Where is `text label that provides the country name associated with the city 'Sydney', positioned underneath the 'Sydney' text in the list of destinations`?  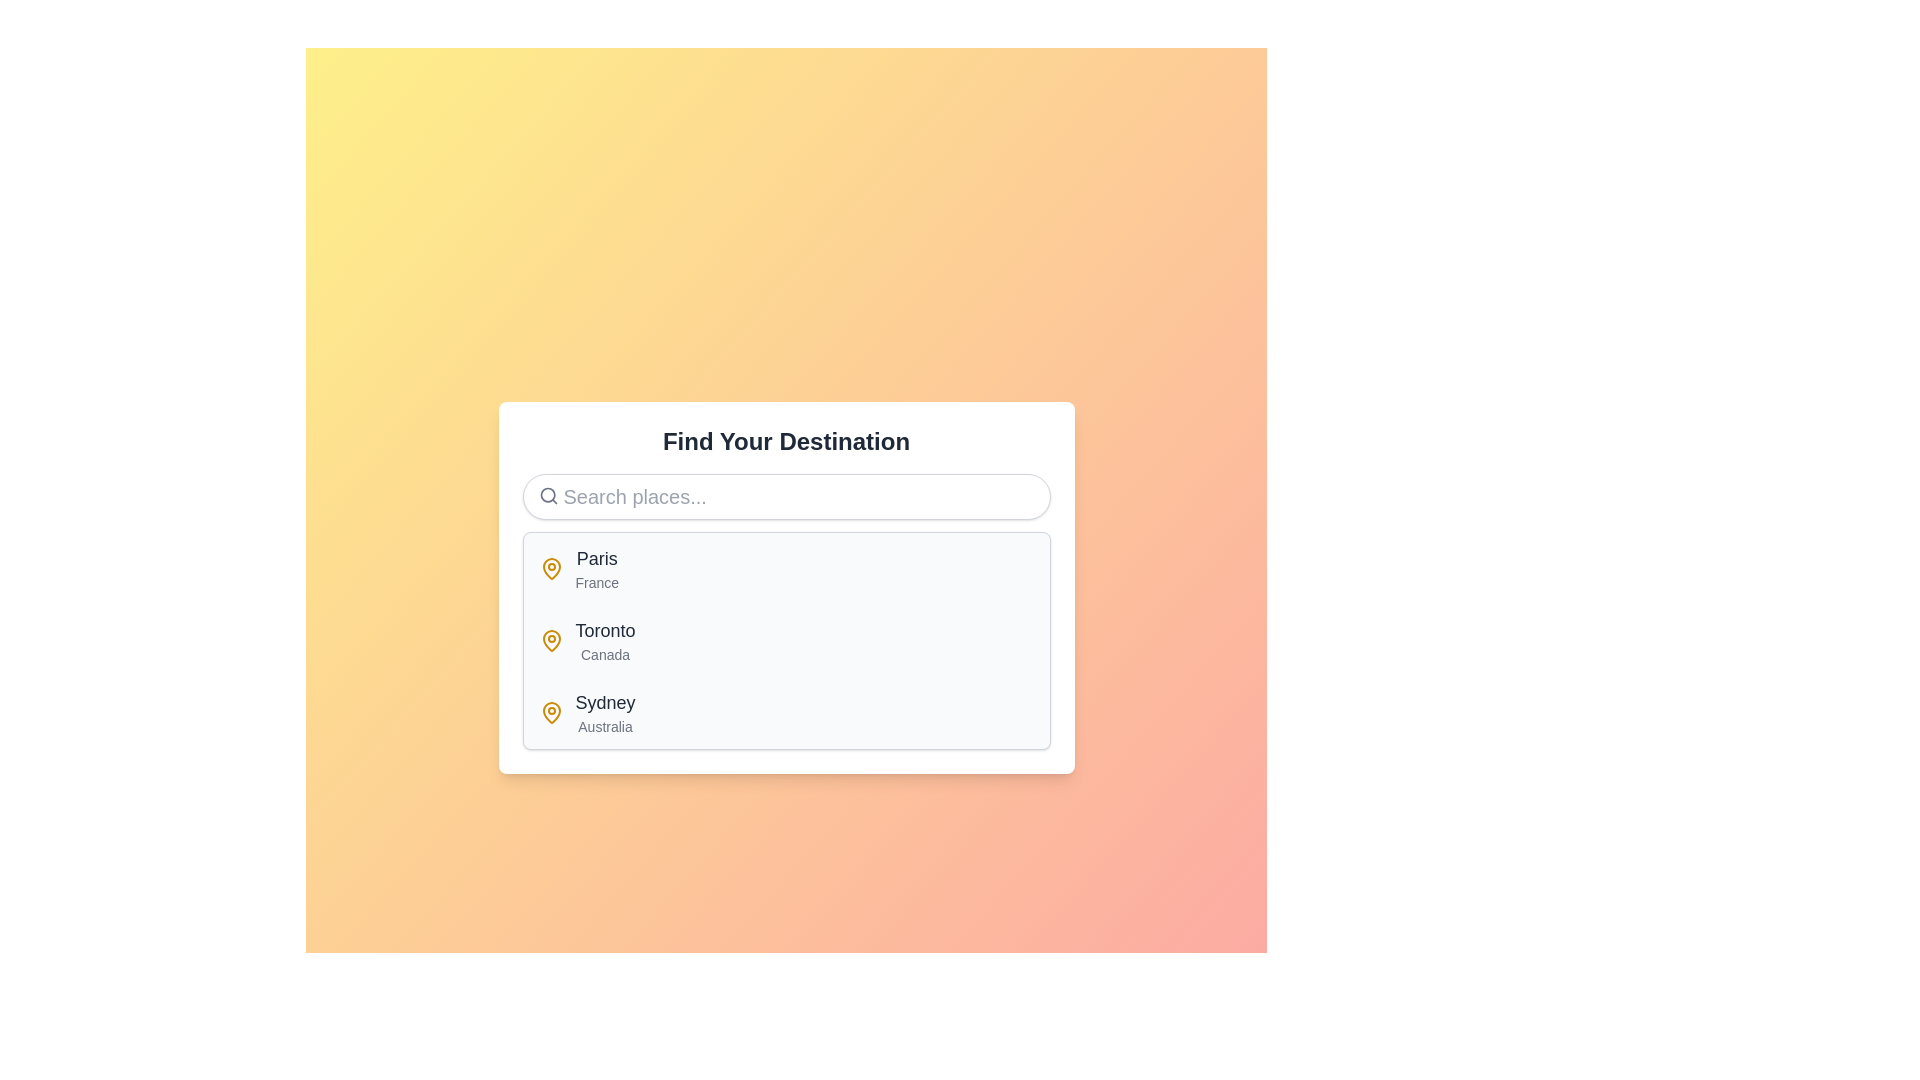
text label that provides the country name associated with the city 'Sydney', positioned underneath the 'Sydney' text in the list of destinations is located at coordinates (604, 726).